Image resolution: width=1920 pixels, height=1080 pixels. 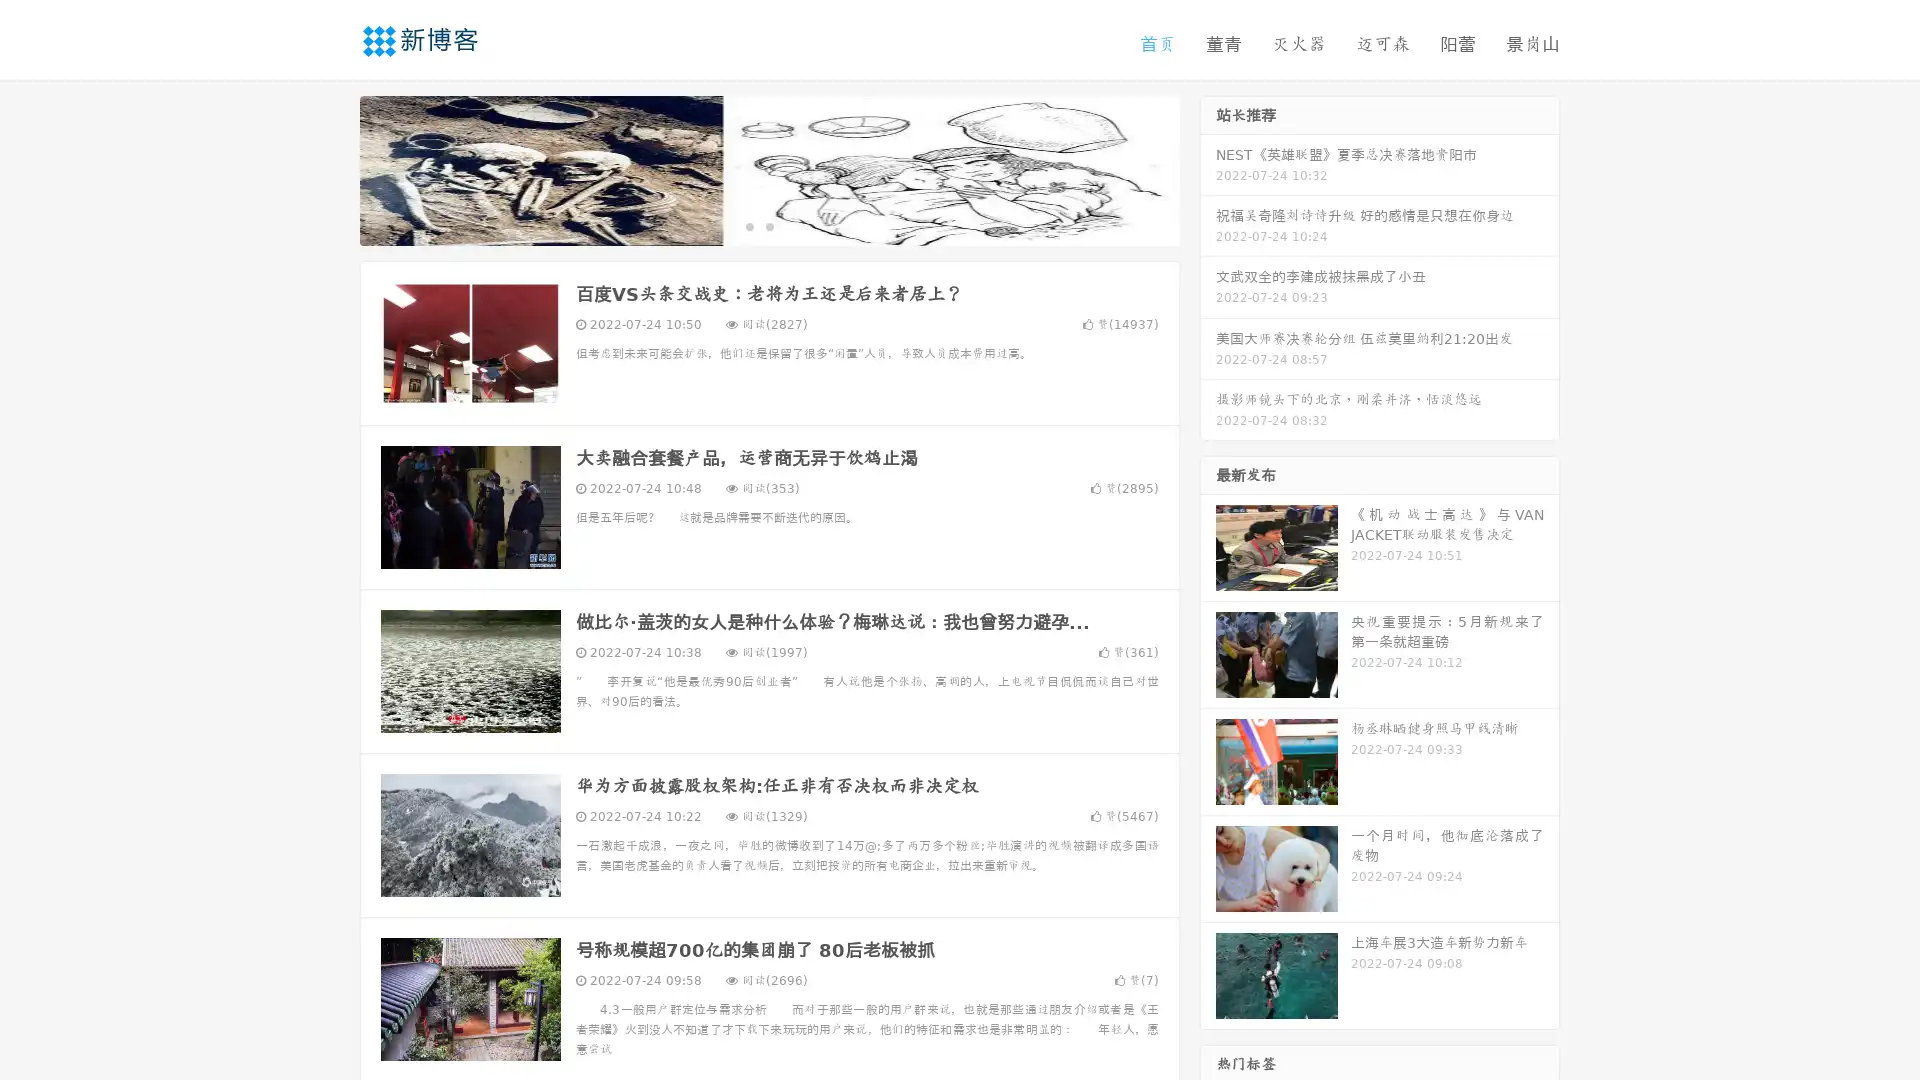 What do you see at coordinates (1208, 168) in the screenshot?
I see `Next slide` at bounding box center [1208, 168].